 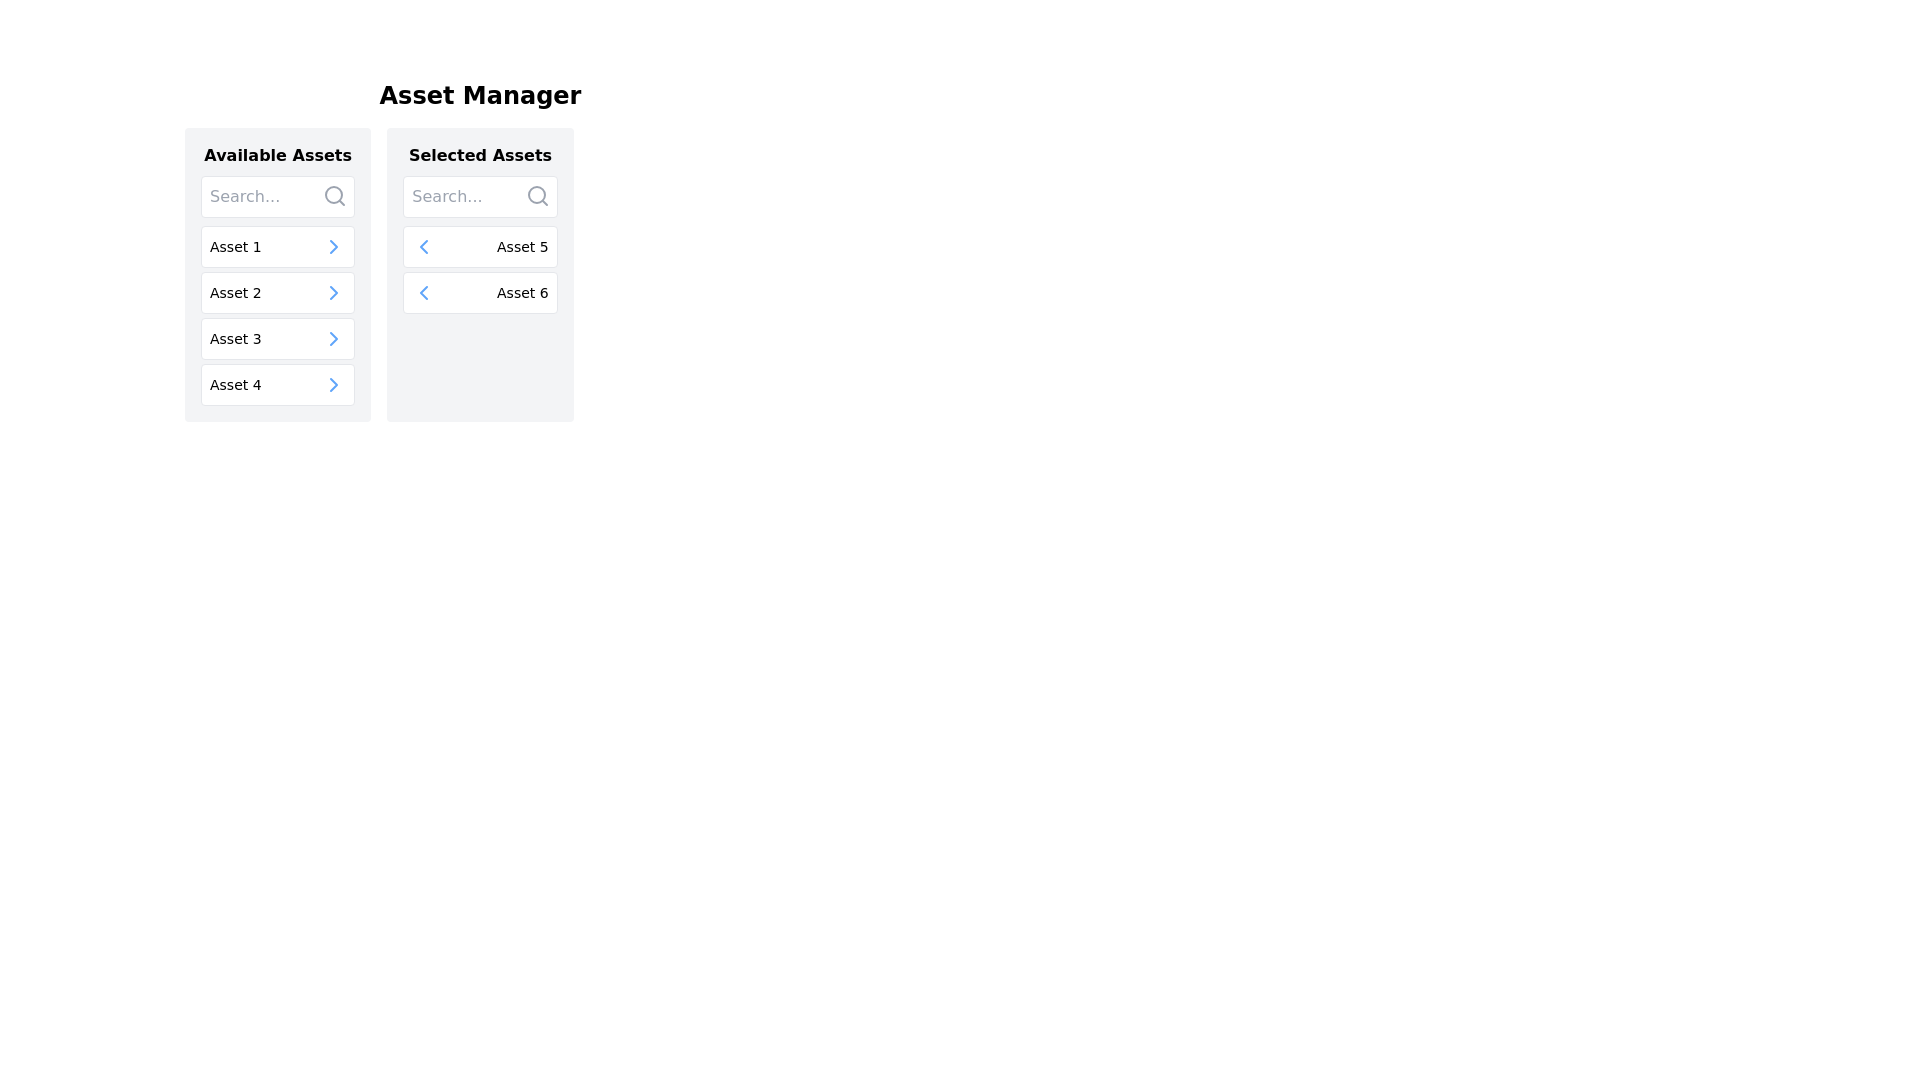 I want to click on the static text label that displays 'Available Assets', which is styled in bold and positioned at the top-left area of the panel with a light gray background, so click(x=277, y=154).